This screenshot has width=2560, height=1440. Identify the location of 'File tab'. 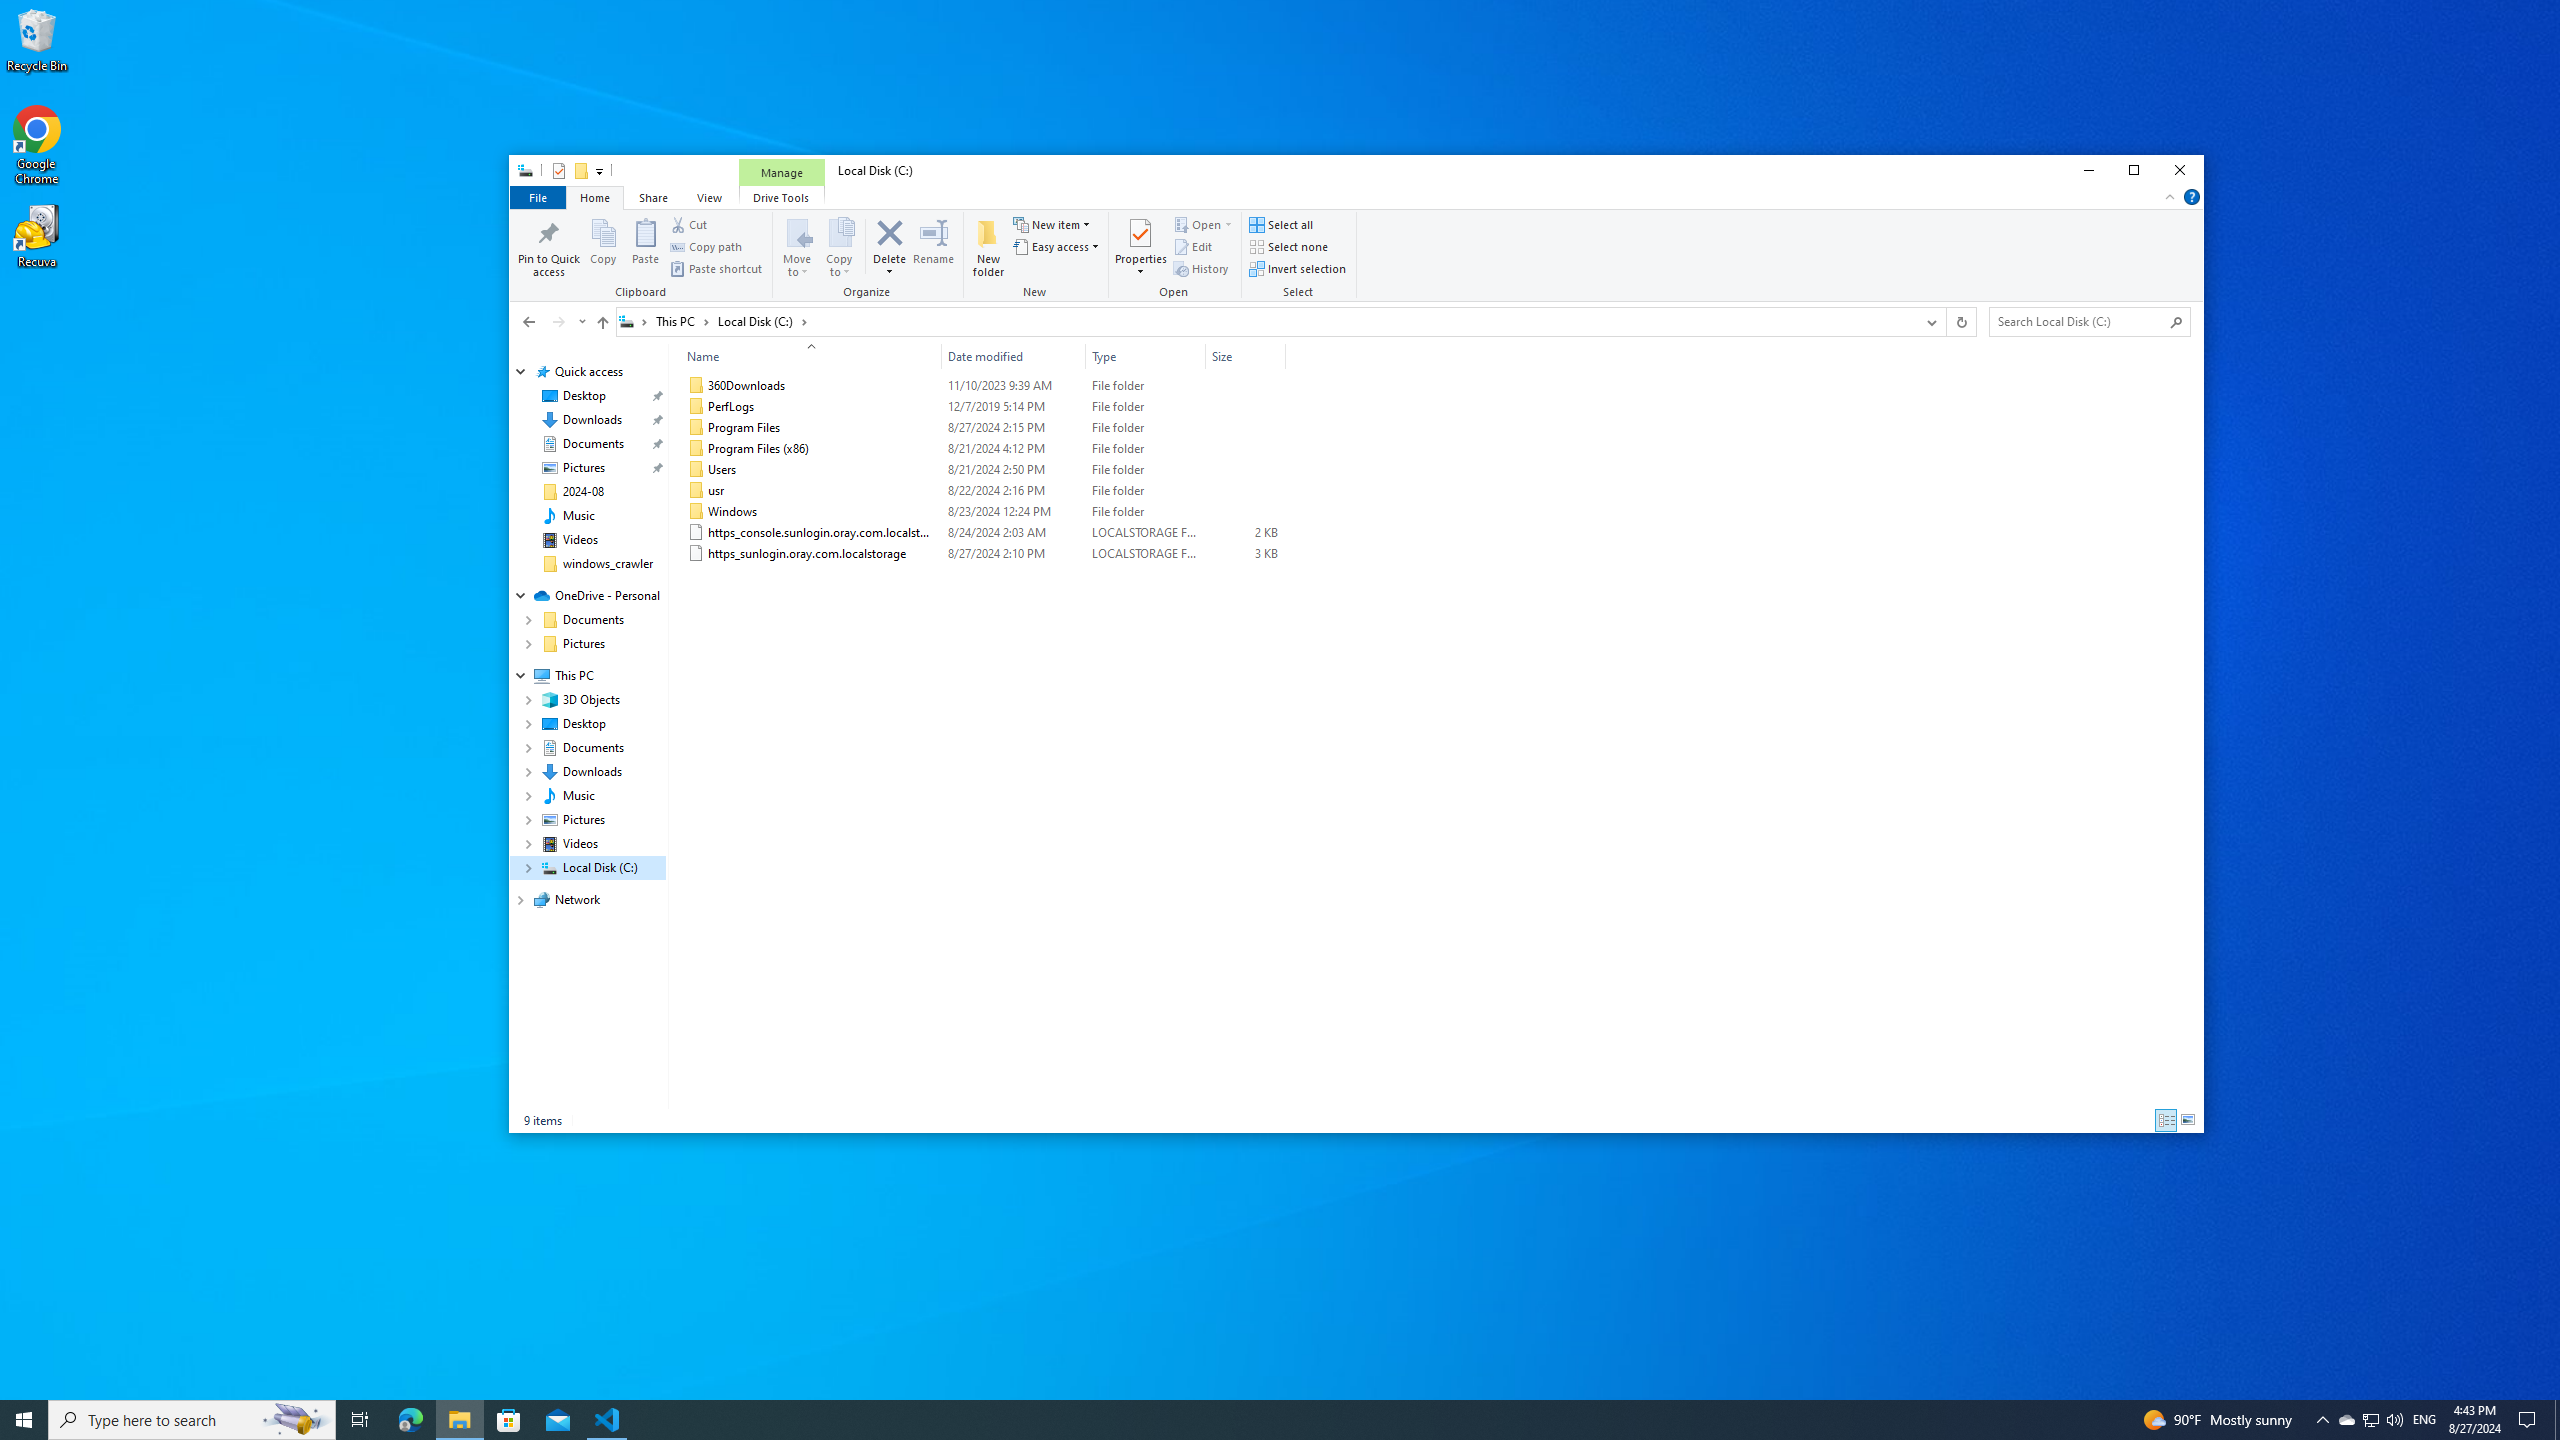
(537, 196).